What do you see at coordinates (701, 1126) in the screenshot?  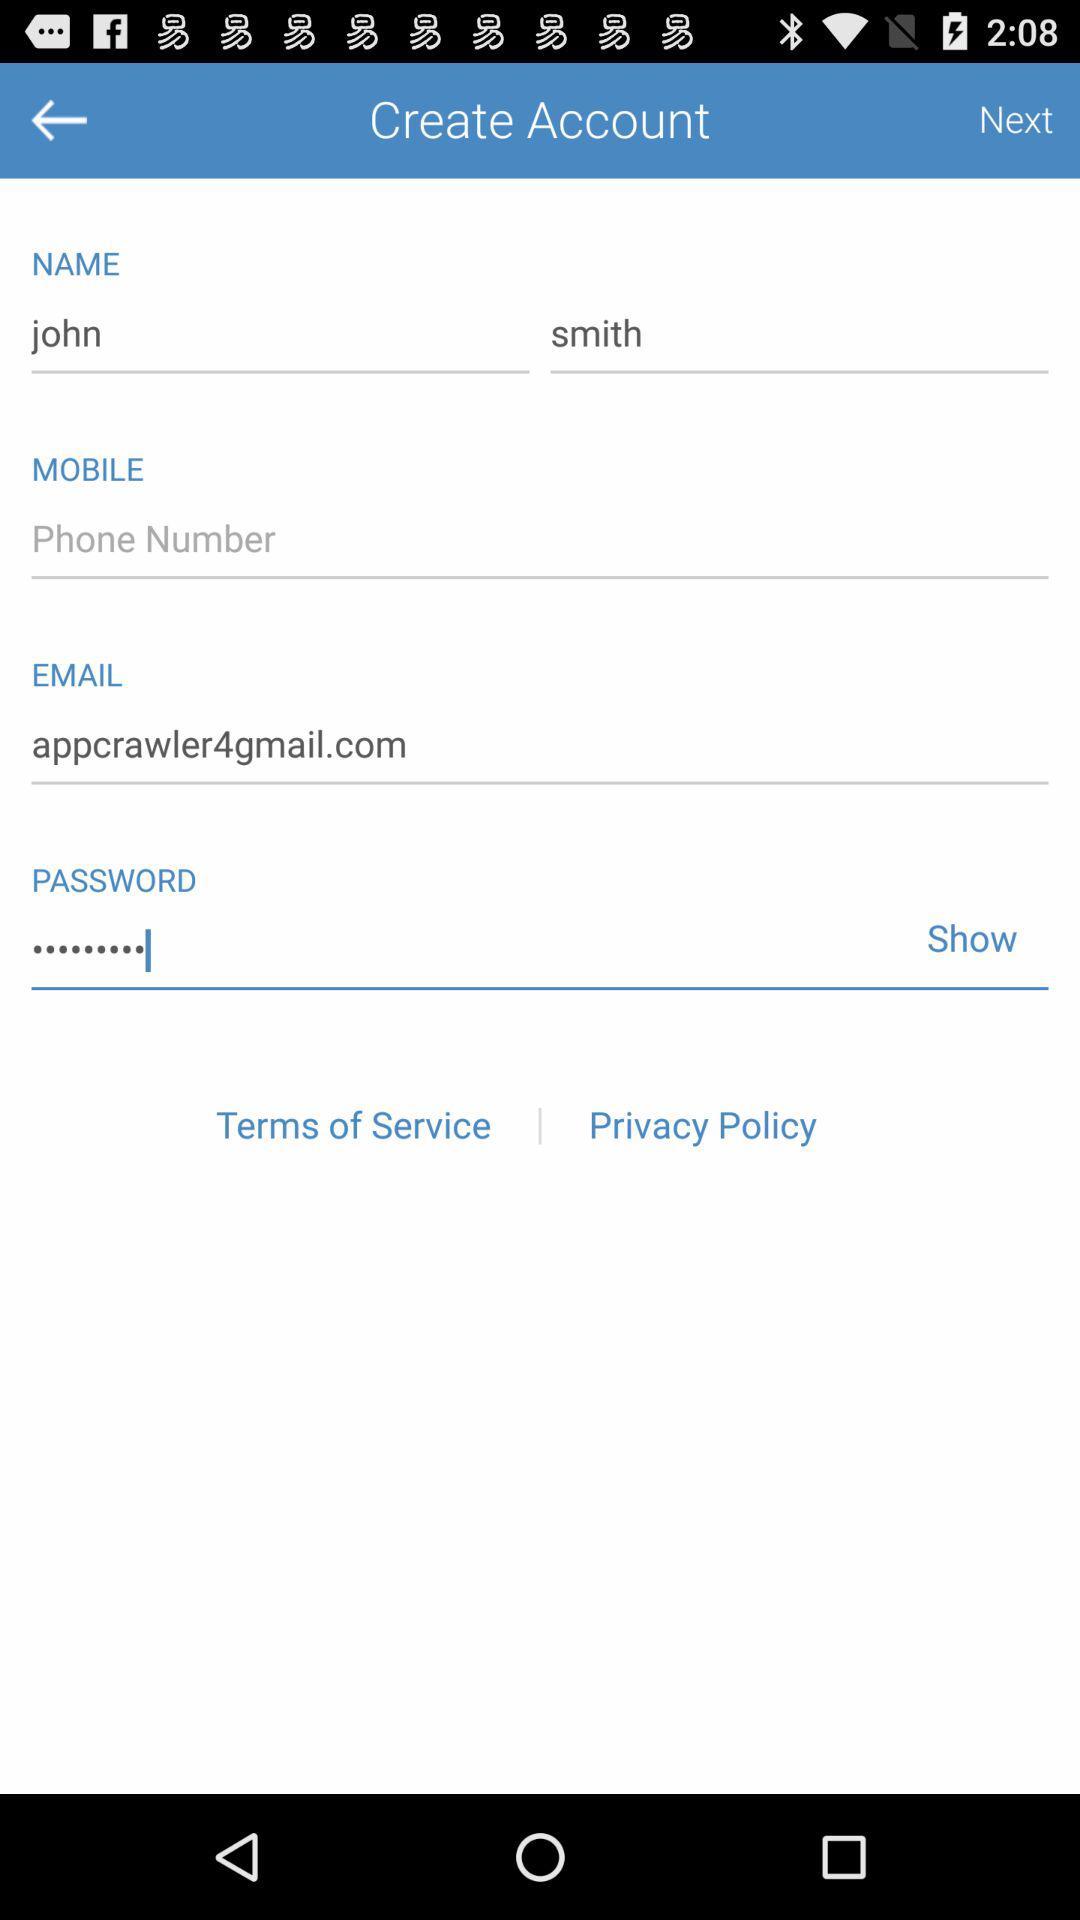 I see `the privacy policy item` at bounding box center [701, 1126].